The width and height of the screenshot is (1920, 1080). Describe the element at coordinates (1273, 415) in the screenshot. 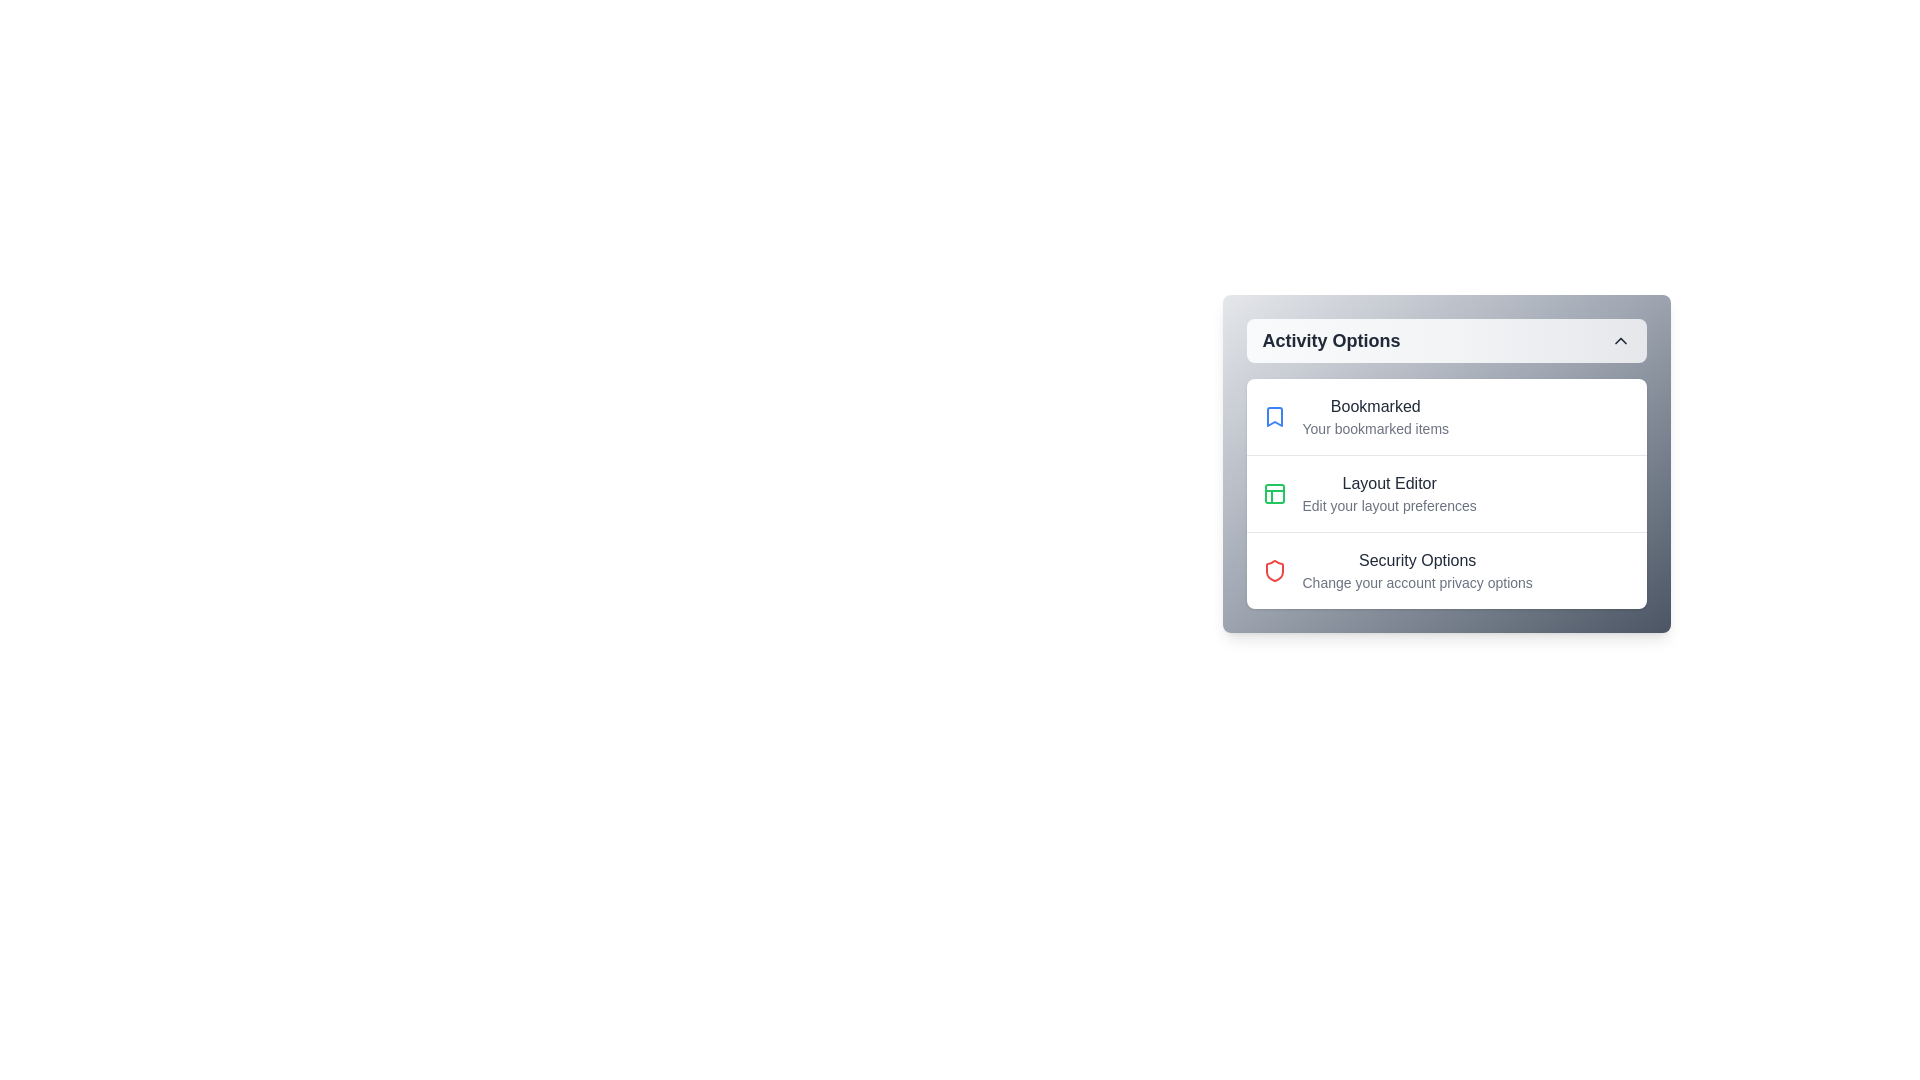

I see `the small blue bookmark icon located to the left of the 'Bookmarked' label in the Activity Options menu for additional interactions` at that location.